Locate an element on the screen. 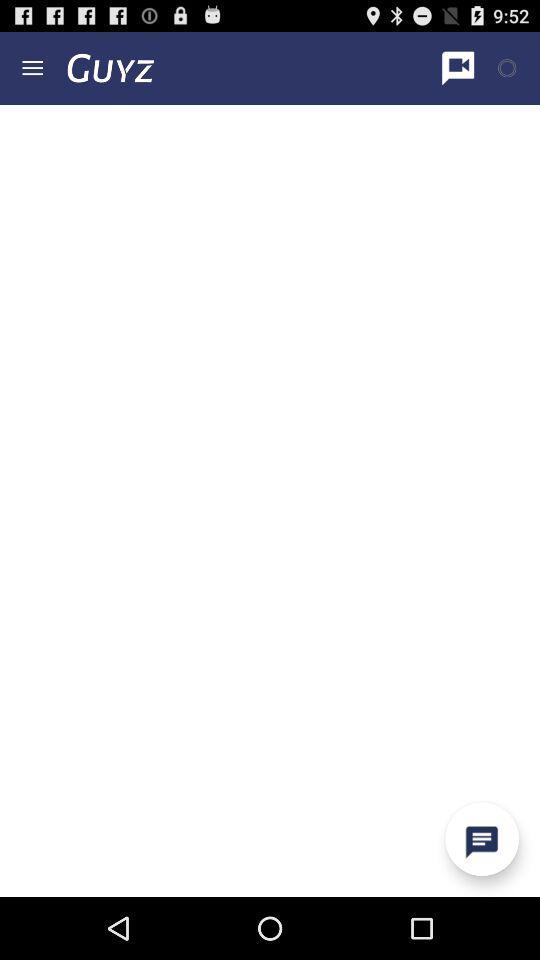 This screenshot has height=960, width=540. the photo icon is located at coordinates (507, 73).